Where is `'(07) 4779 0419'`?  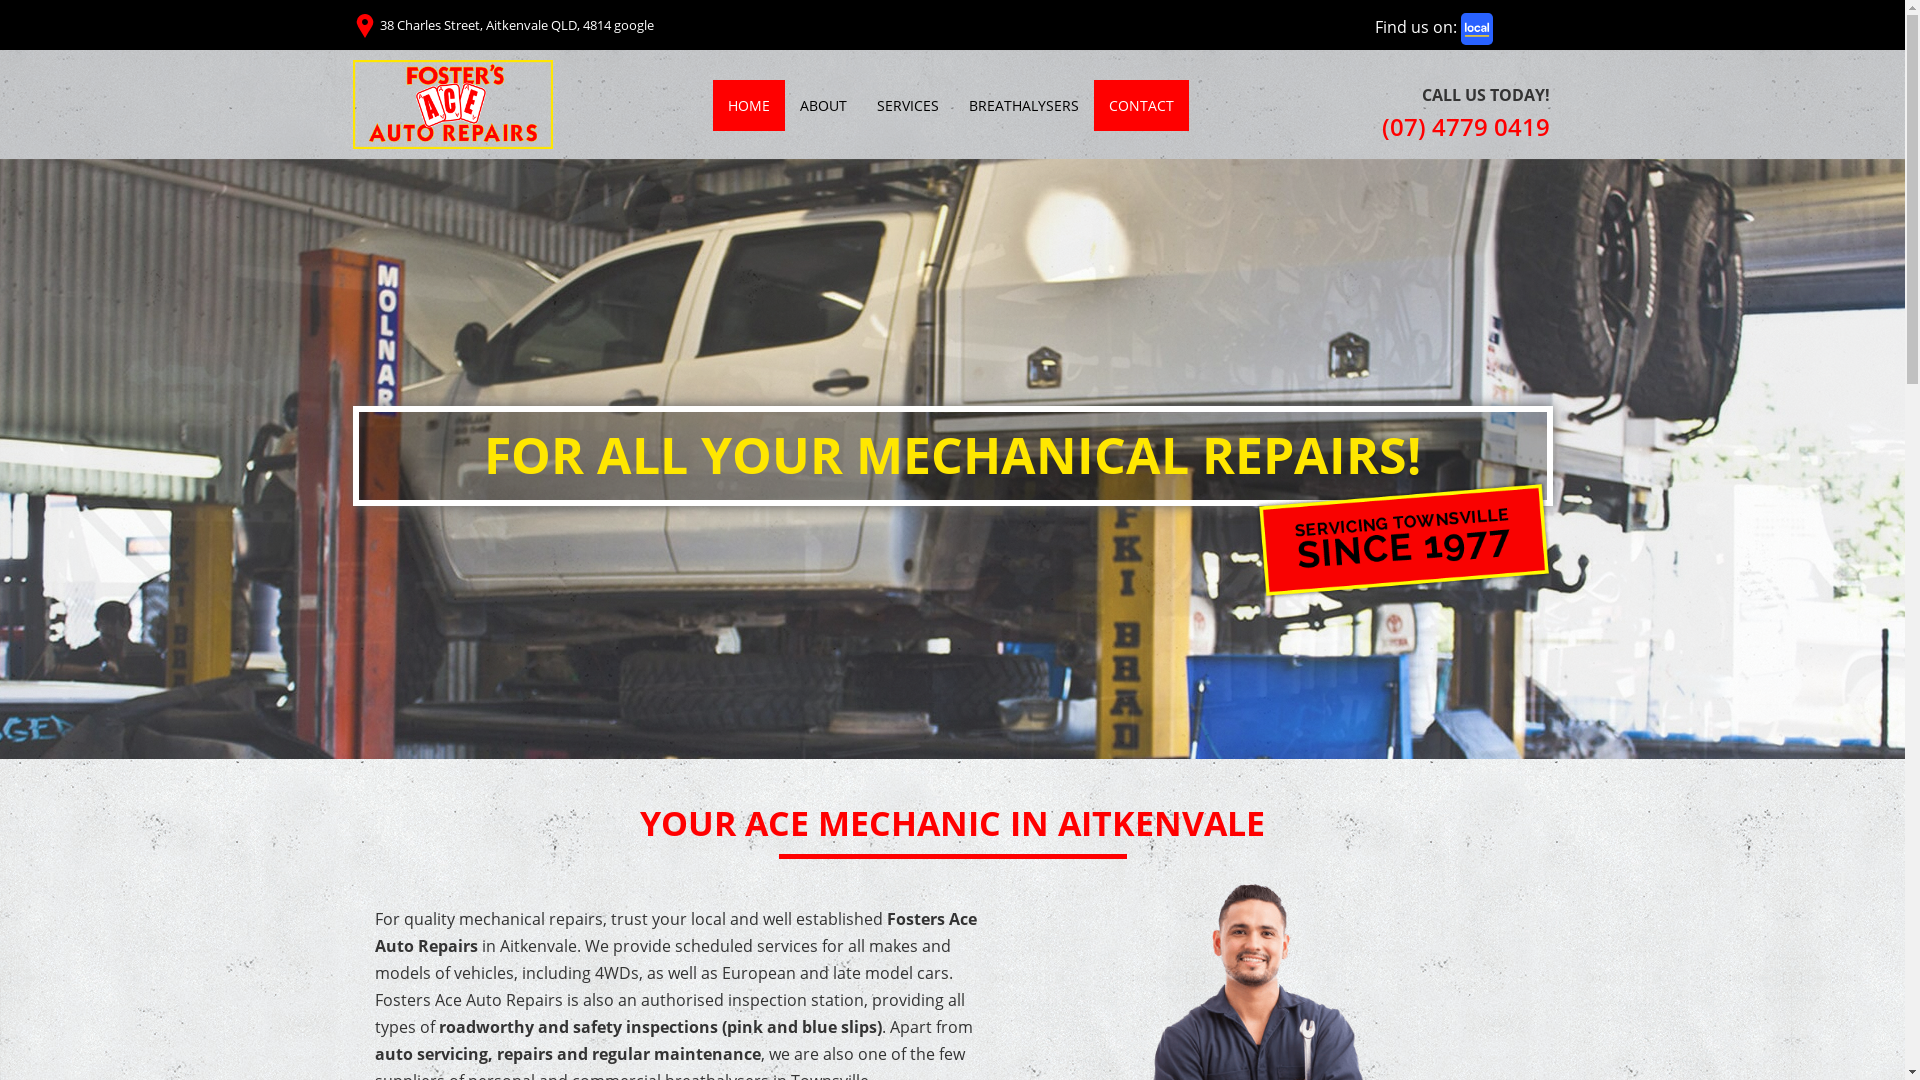
'(07) 4779 0419' is located at coordinates (1465, 126).